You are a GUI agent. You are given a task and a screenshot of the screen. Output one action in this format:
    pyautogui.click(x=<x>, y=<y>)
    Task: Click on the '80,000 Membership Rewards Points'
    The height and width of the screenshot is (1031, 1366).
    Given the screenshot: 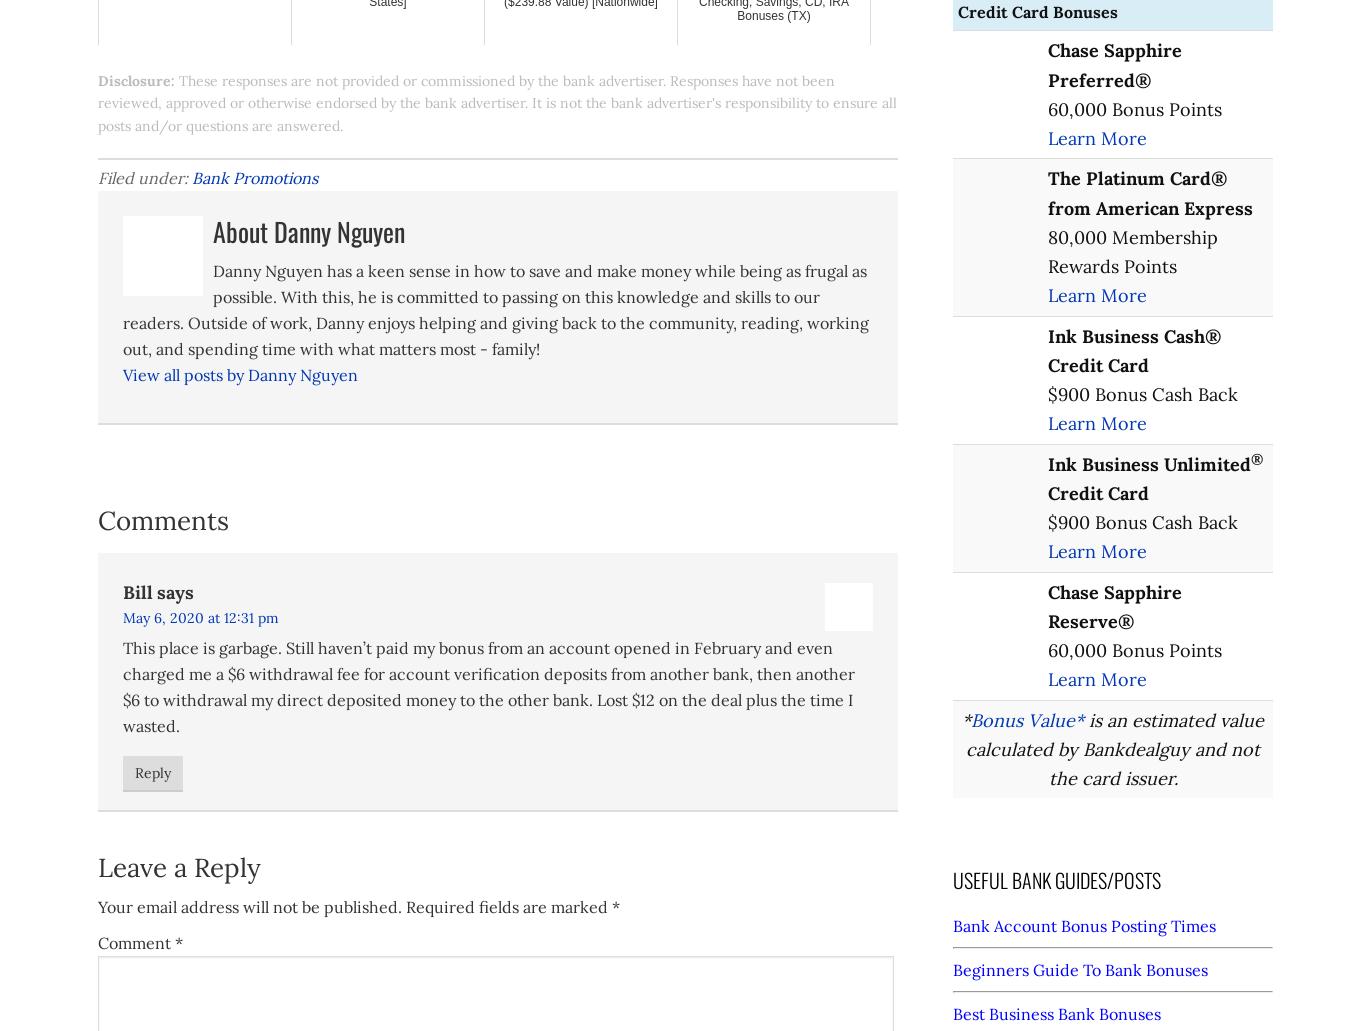 What is the action you would take?
    pyautogui.click(x=1131, y=251)
    